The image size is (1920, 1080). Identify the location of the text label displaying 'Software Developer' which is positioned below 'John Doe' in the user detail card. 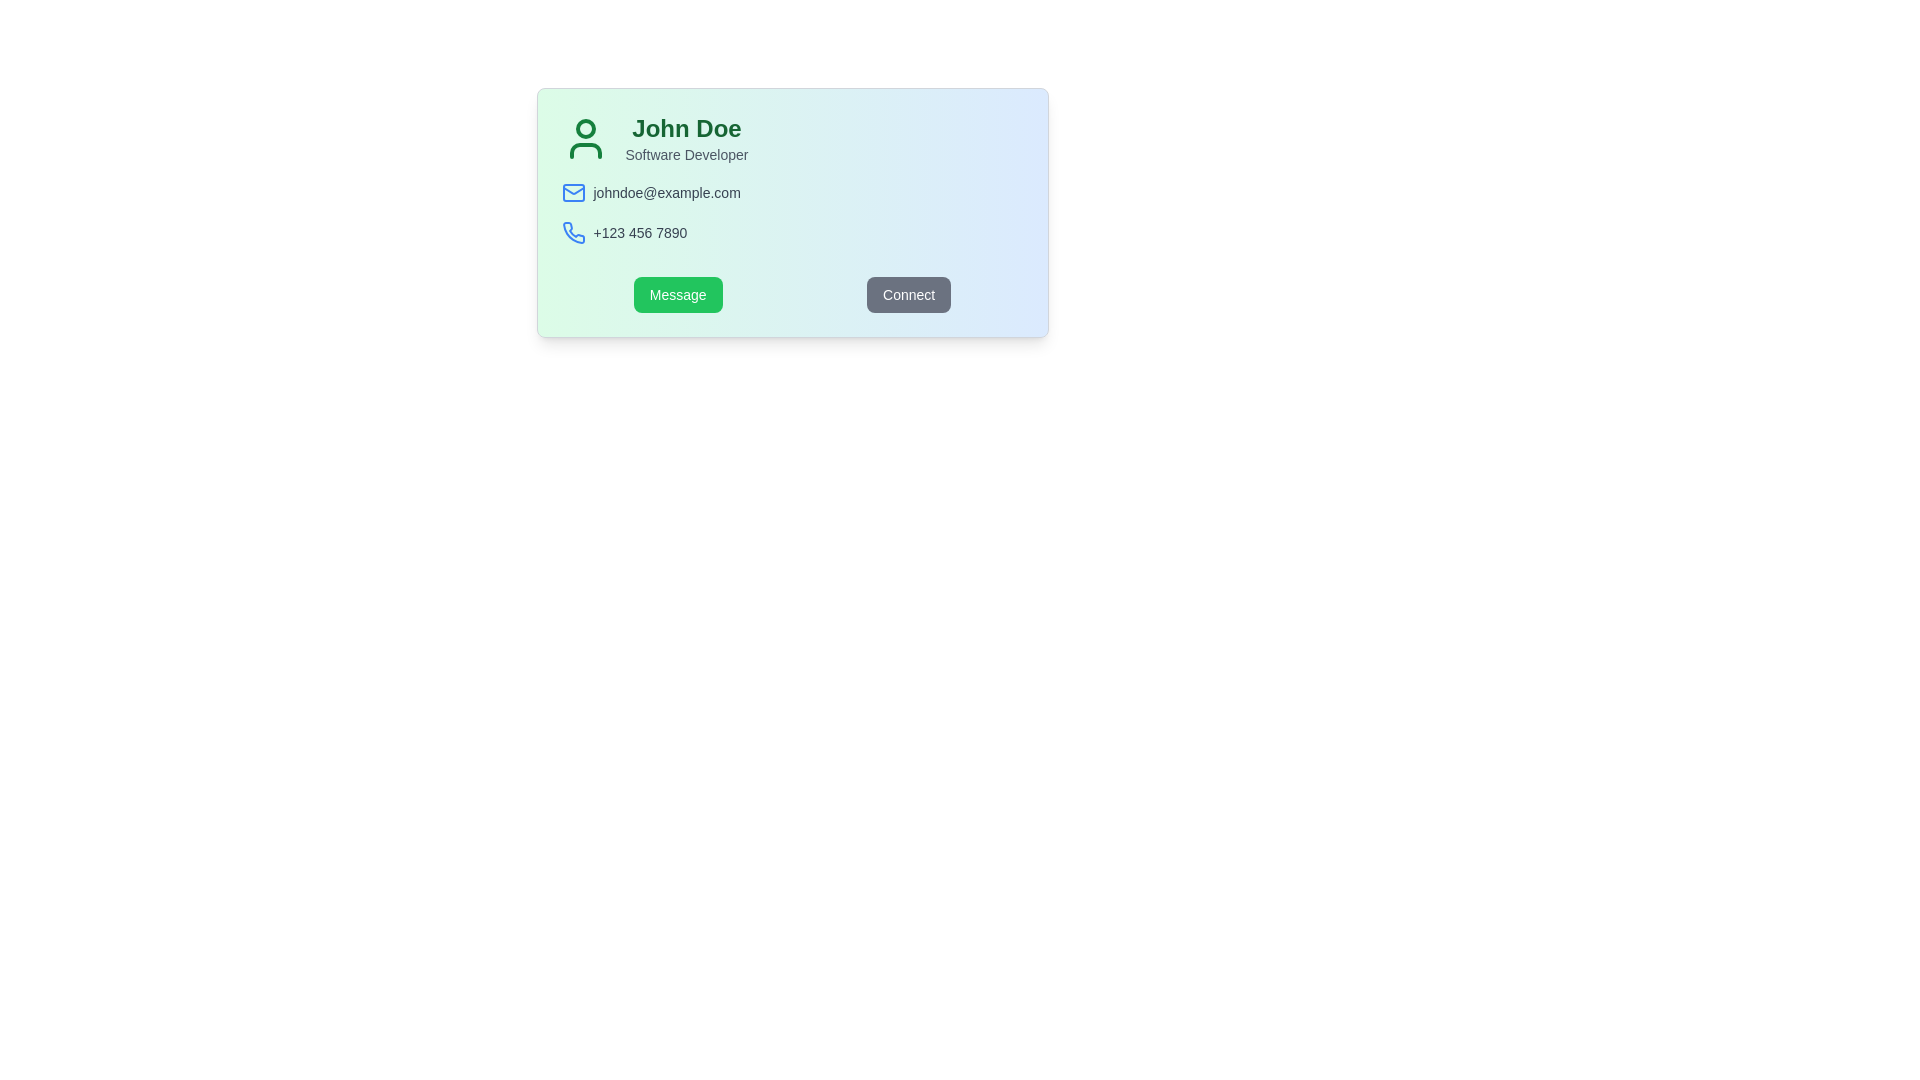
(686, 153).